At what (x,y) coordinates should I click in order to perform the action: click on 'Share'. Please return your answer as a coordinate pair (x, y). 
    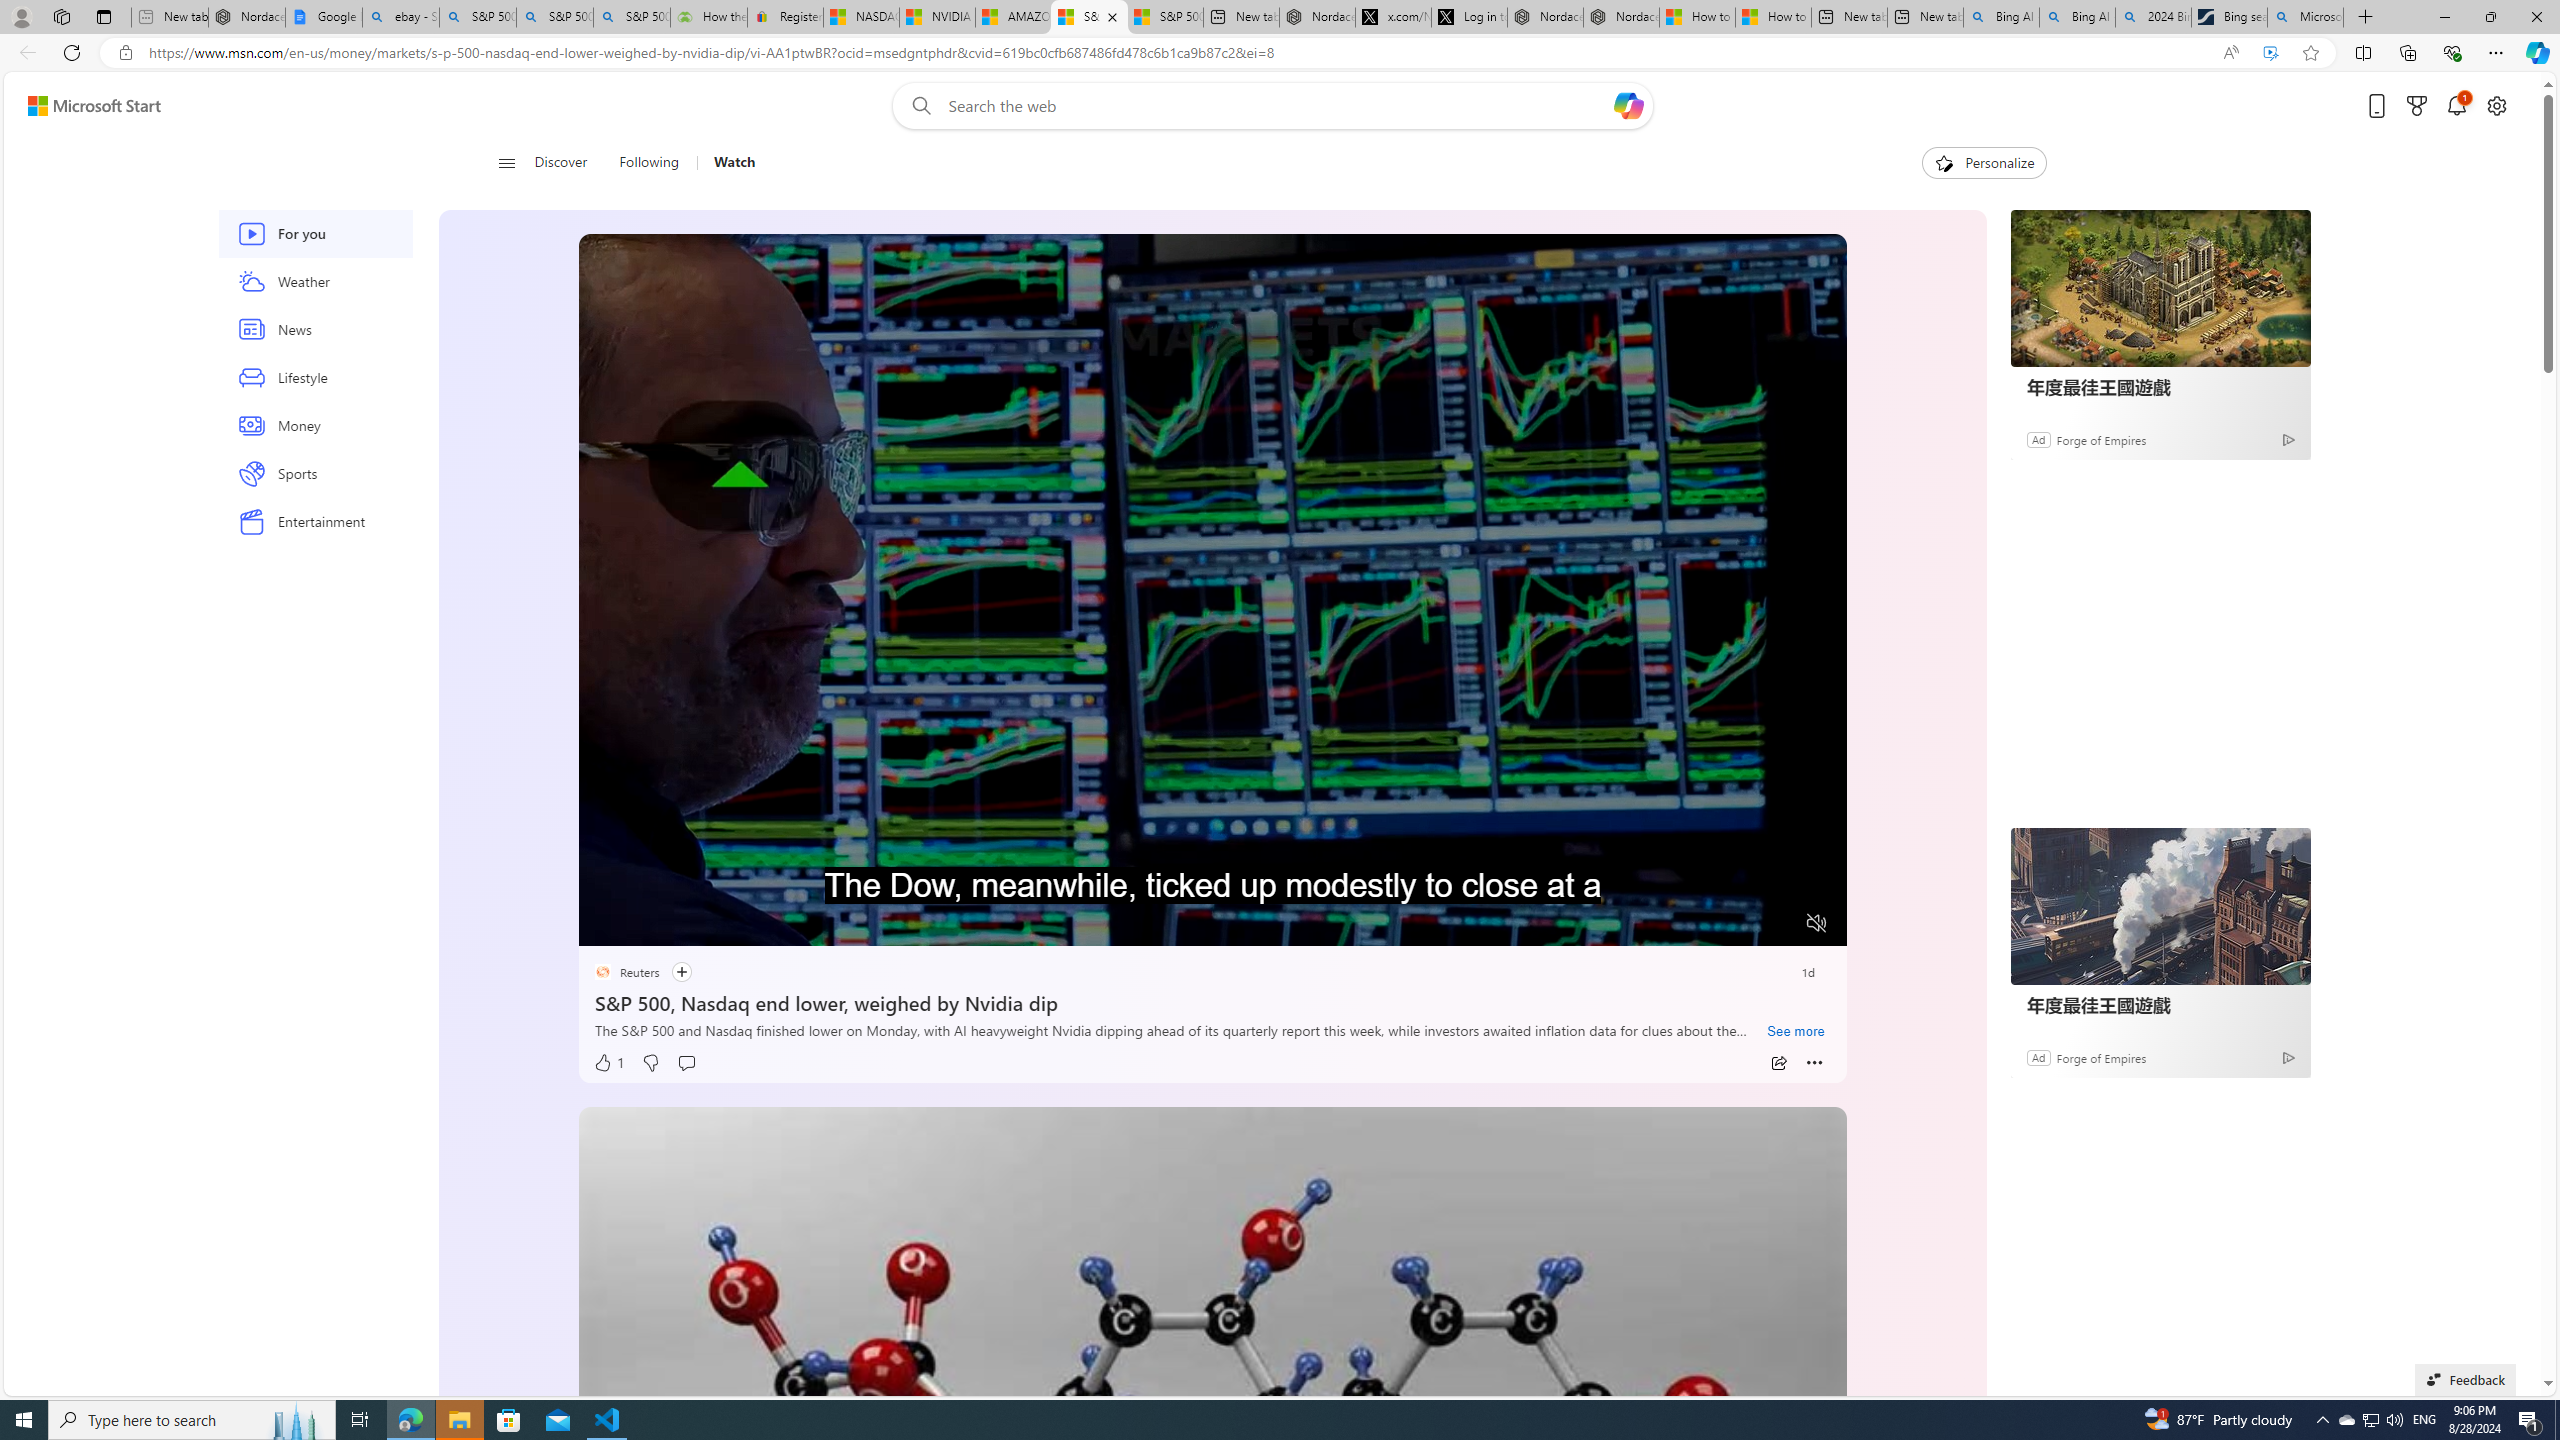
    Looking at the image, I should click on (1777, 1062).